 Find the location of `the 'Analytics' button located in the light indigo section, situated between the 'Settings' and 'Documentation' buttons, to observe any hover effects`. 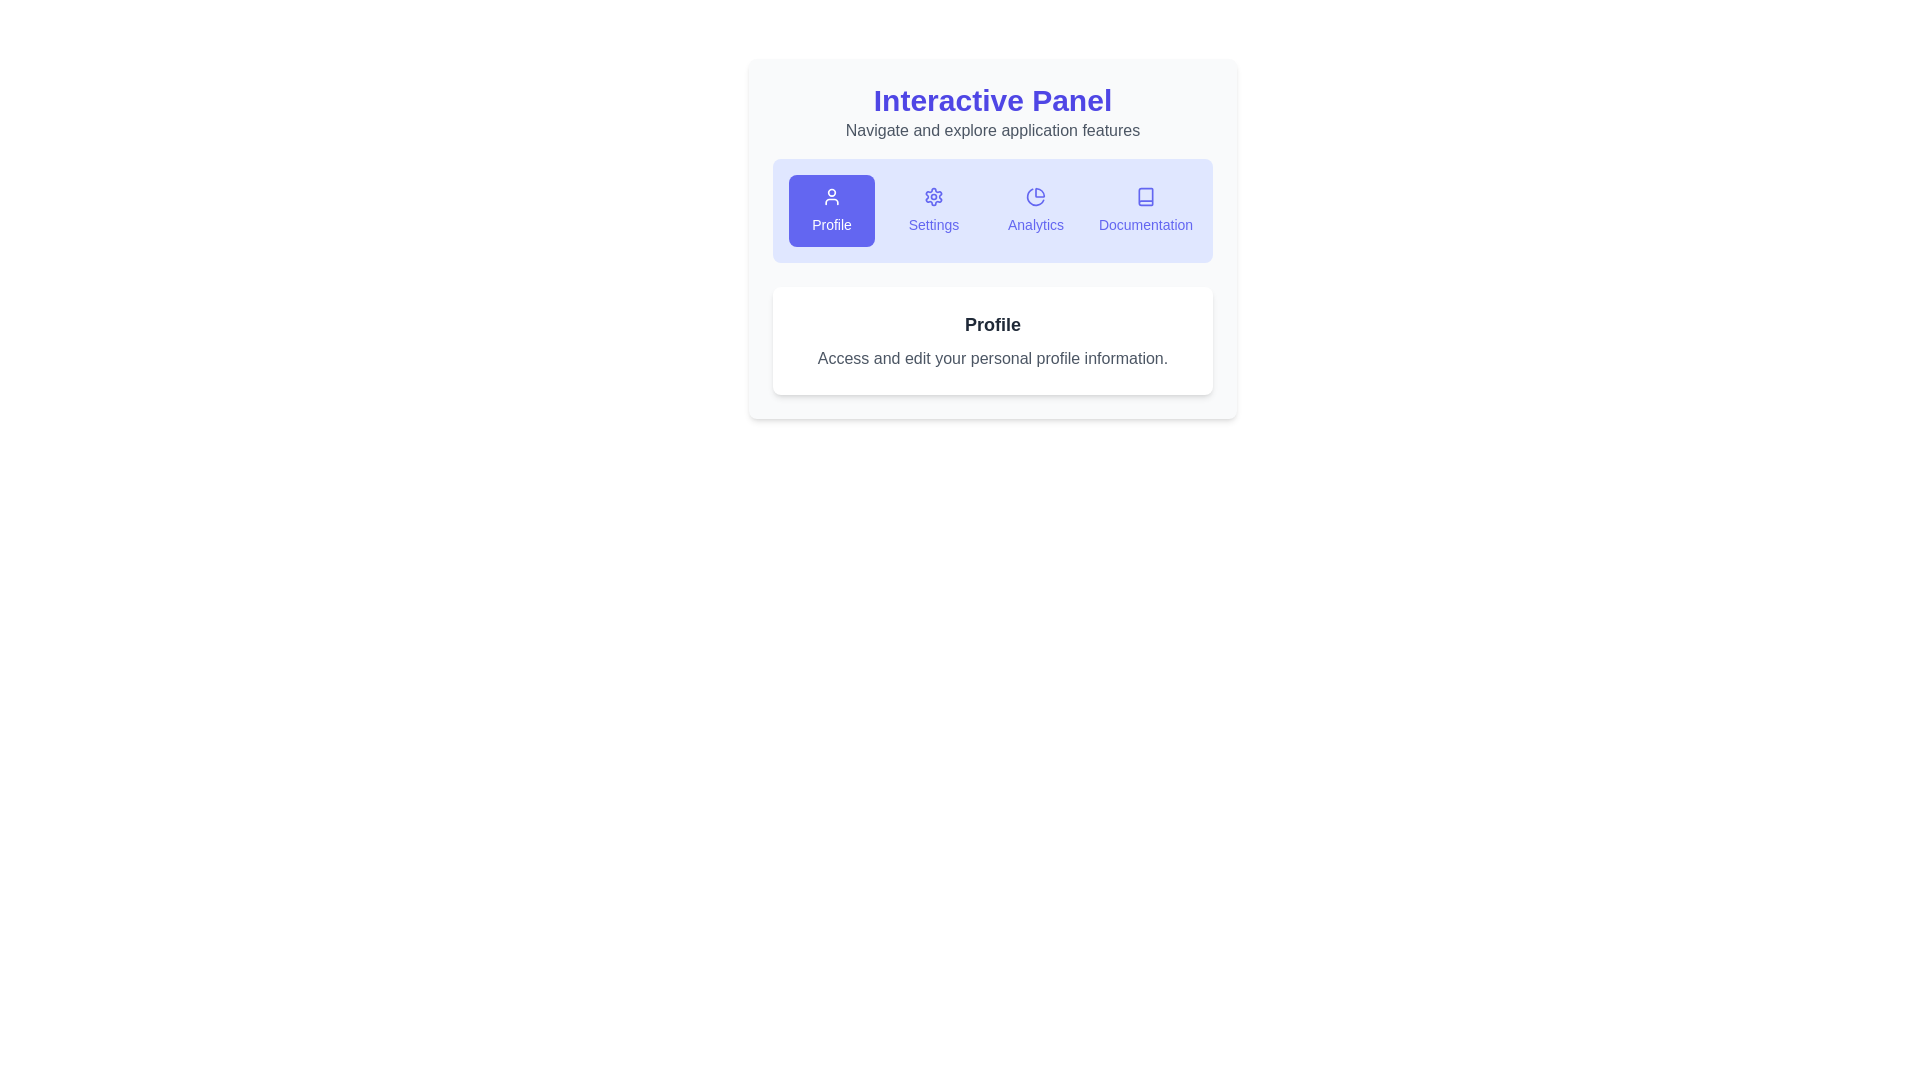

the 'Analytics' button located in the light indigo section, situated between the 'Settings' and 'Documentation' buttons, to observe any hover effects is located at coordinates (1036, 211).